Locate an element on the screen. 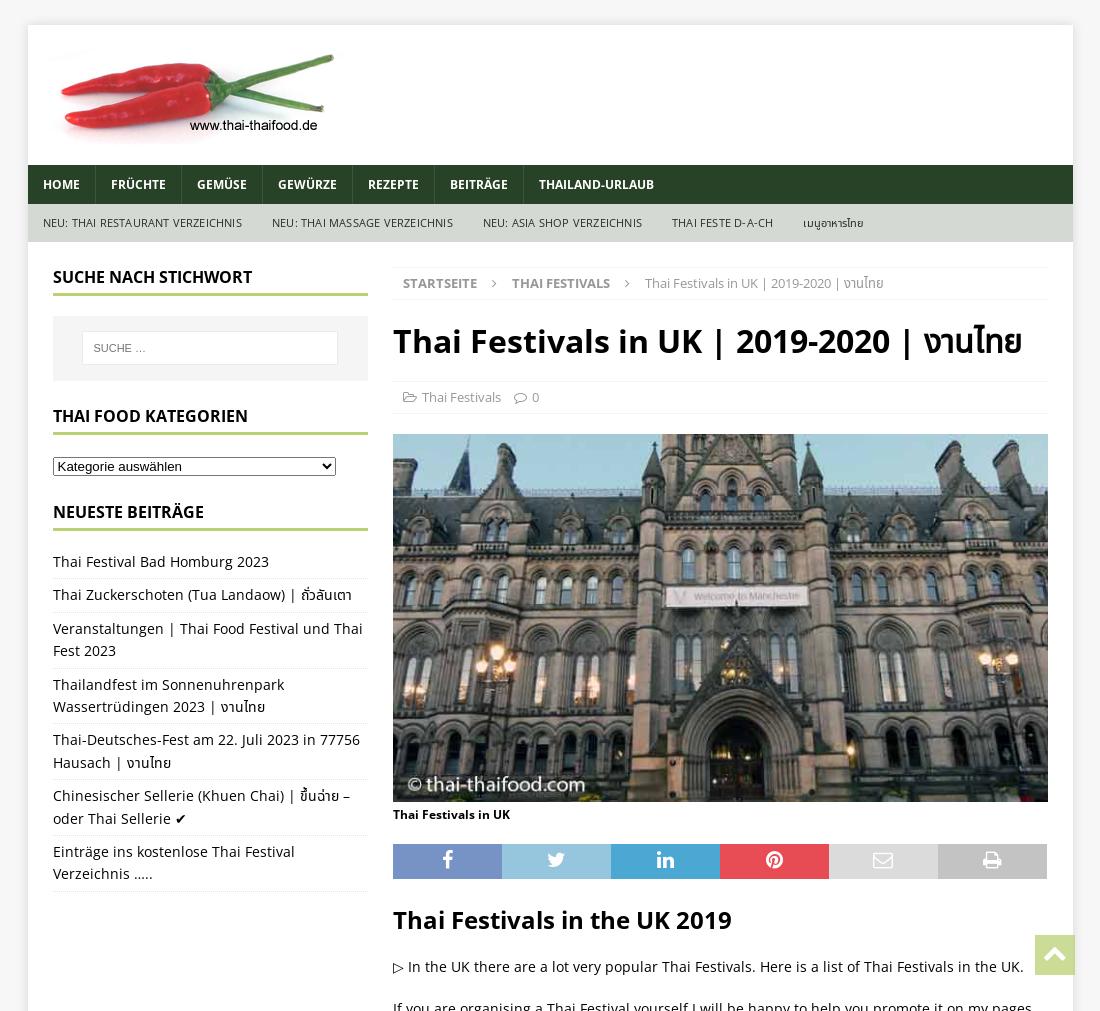 Image resolution: width=1100 pixels, height=1011 pixels. 'Thailandfest im Sonnenuhrenpark Wassertrüdingen 2023 | งานไทย' is located at coordinates (166, 693).